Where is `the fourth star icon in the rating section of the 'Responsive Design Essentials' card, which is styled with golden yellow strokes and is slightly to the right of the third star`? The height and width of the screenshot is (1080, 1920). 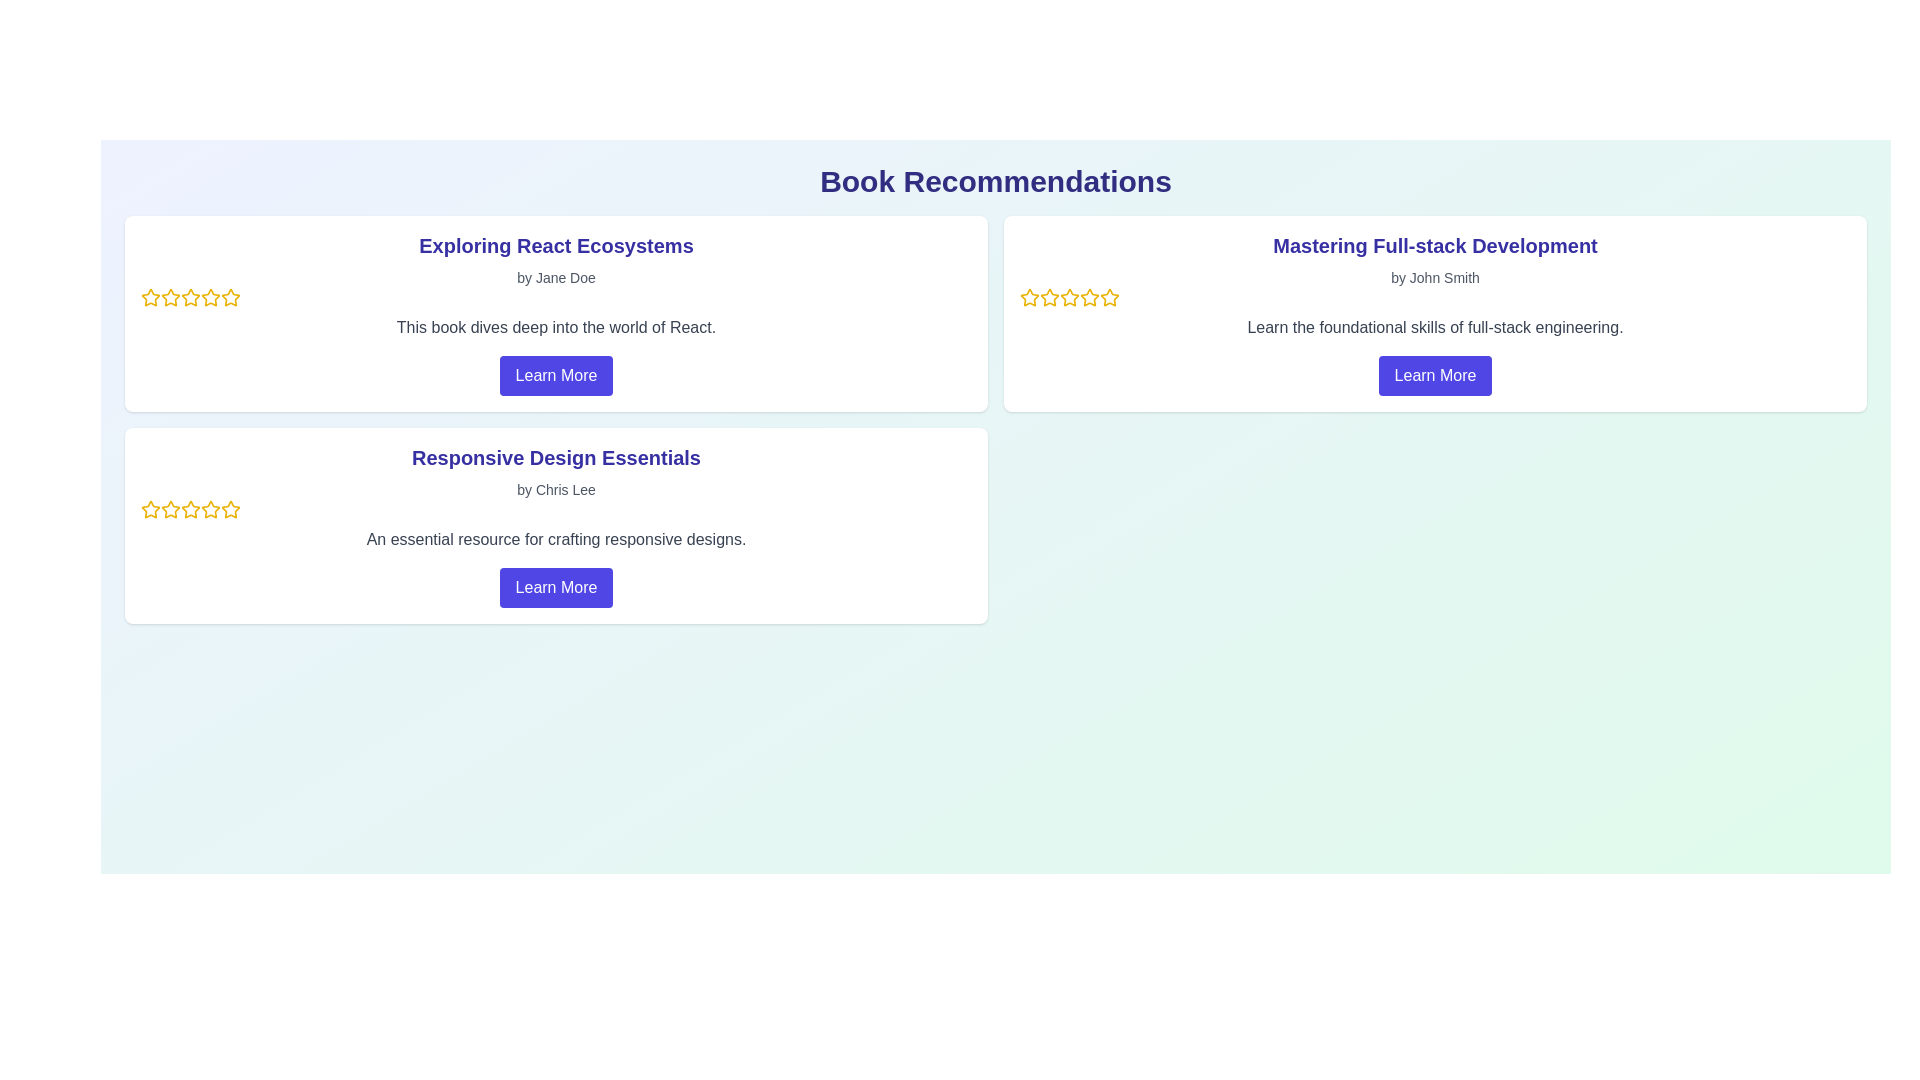 the fourth star icon in the rating section of the 'Responsive Design Essentials' card, which is styled with golden yellow strokes and is slightly to the right of the third star is located at coordinates (230, 508).